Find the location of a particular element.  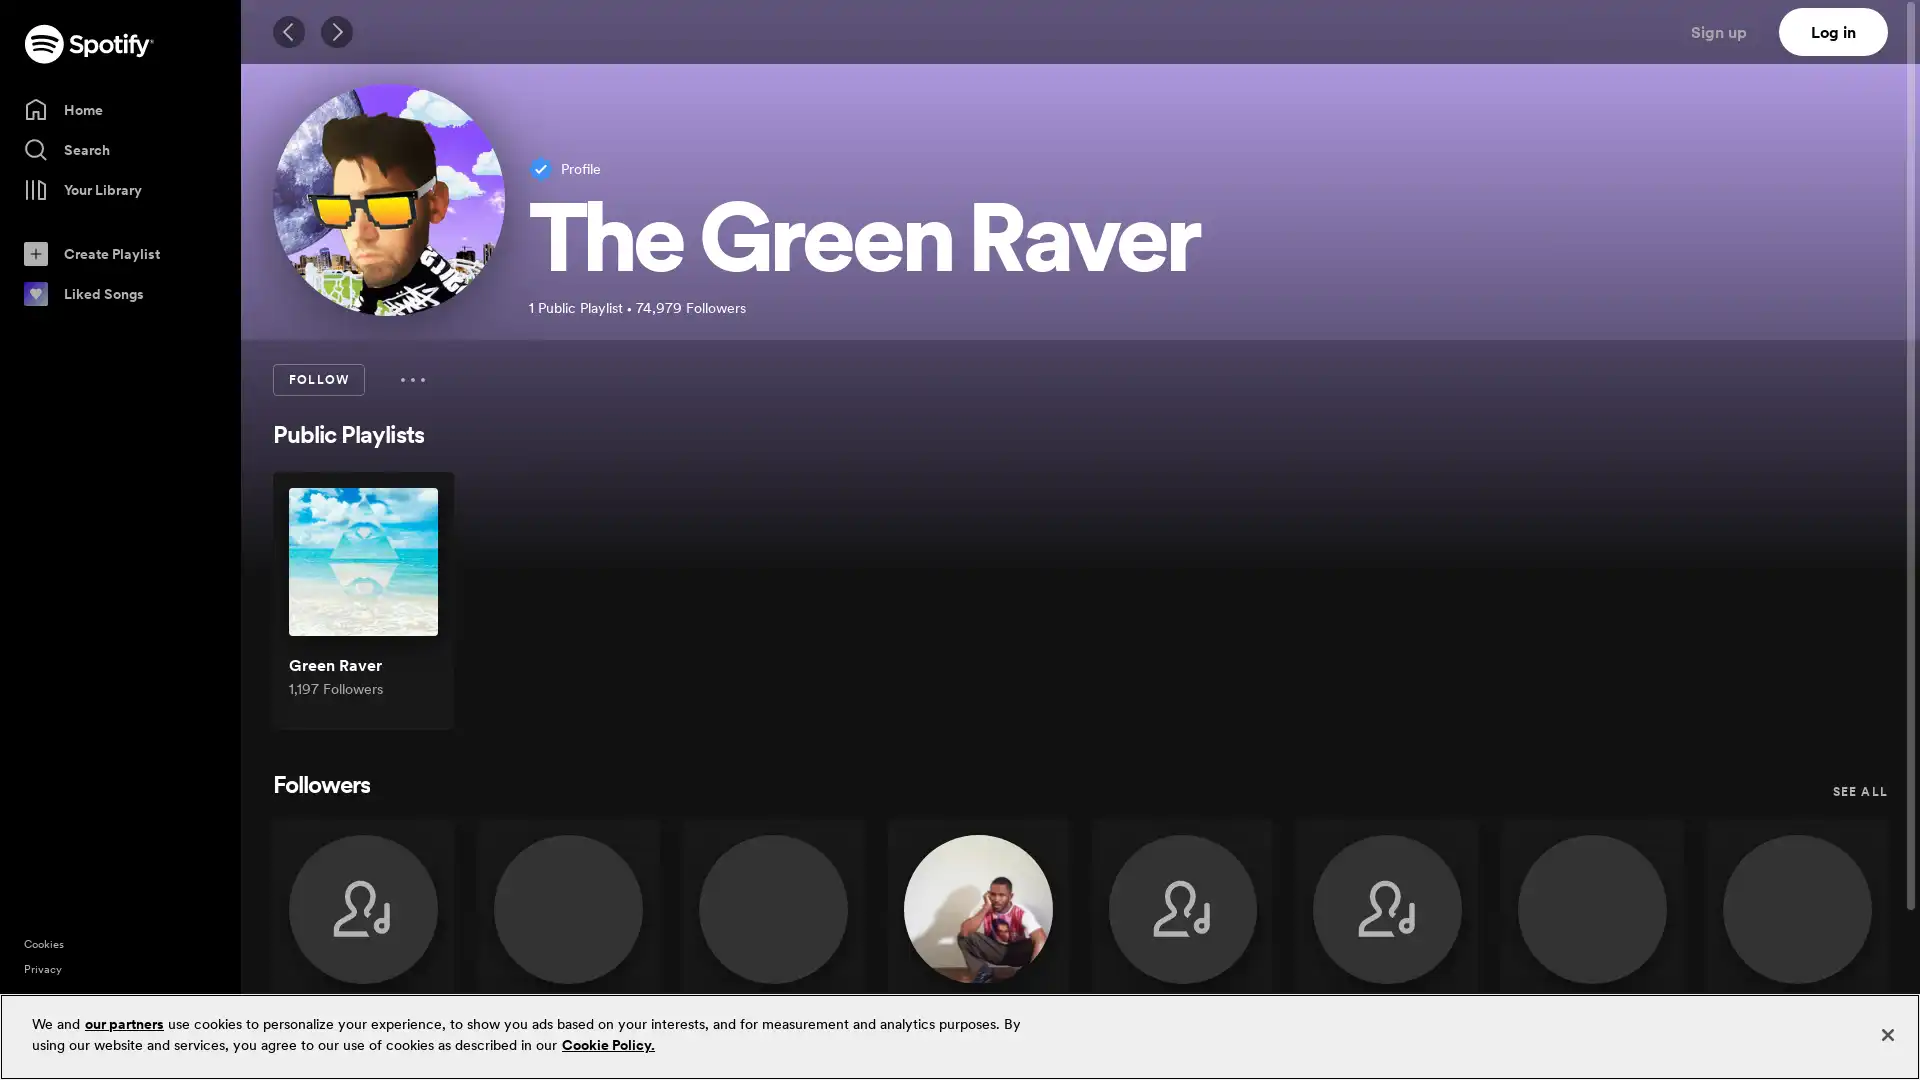

Sign up is located at coordinates (1730, 31).